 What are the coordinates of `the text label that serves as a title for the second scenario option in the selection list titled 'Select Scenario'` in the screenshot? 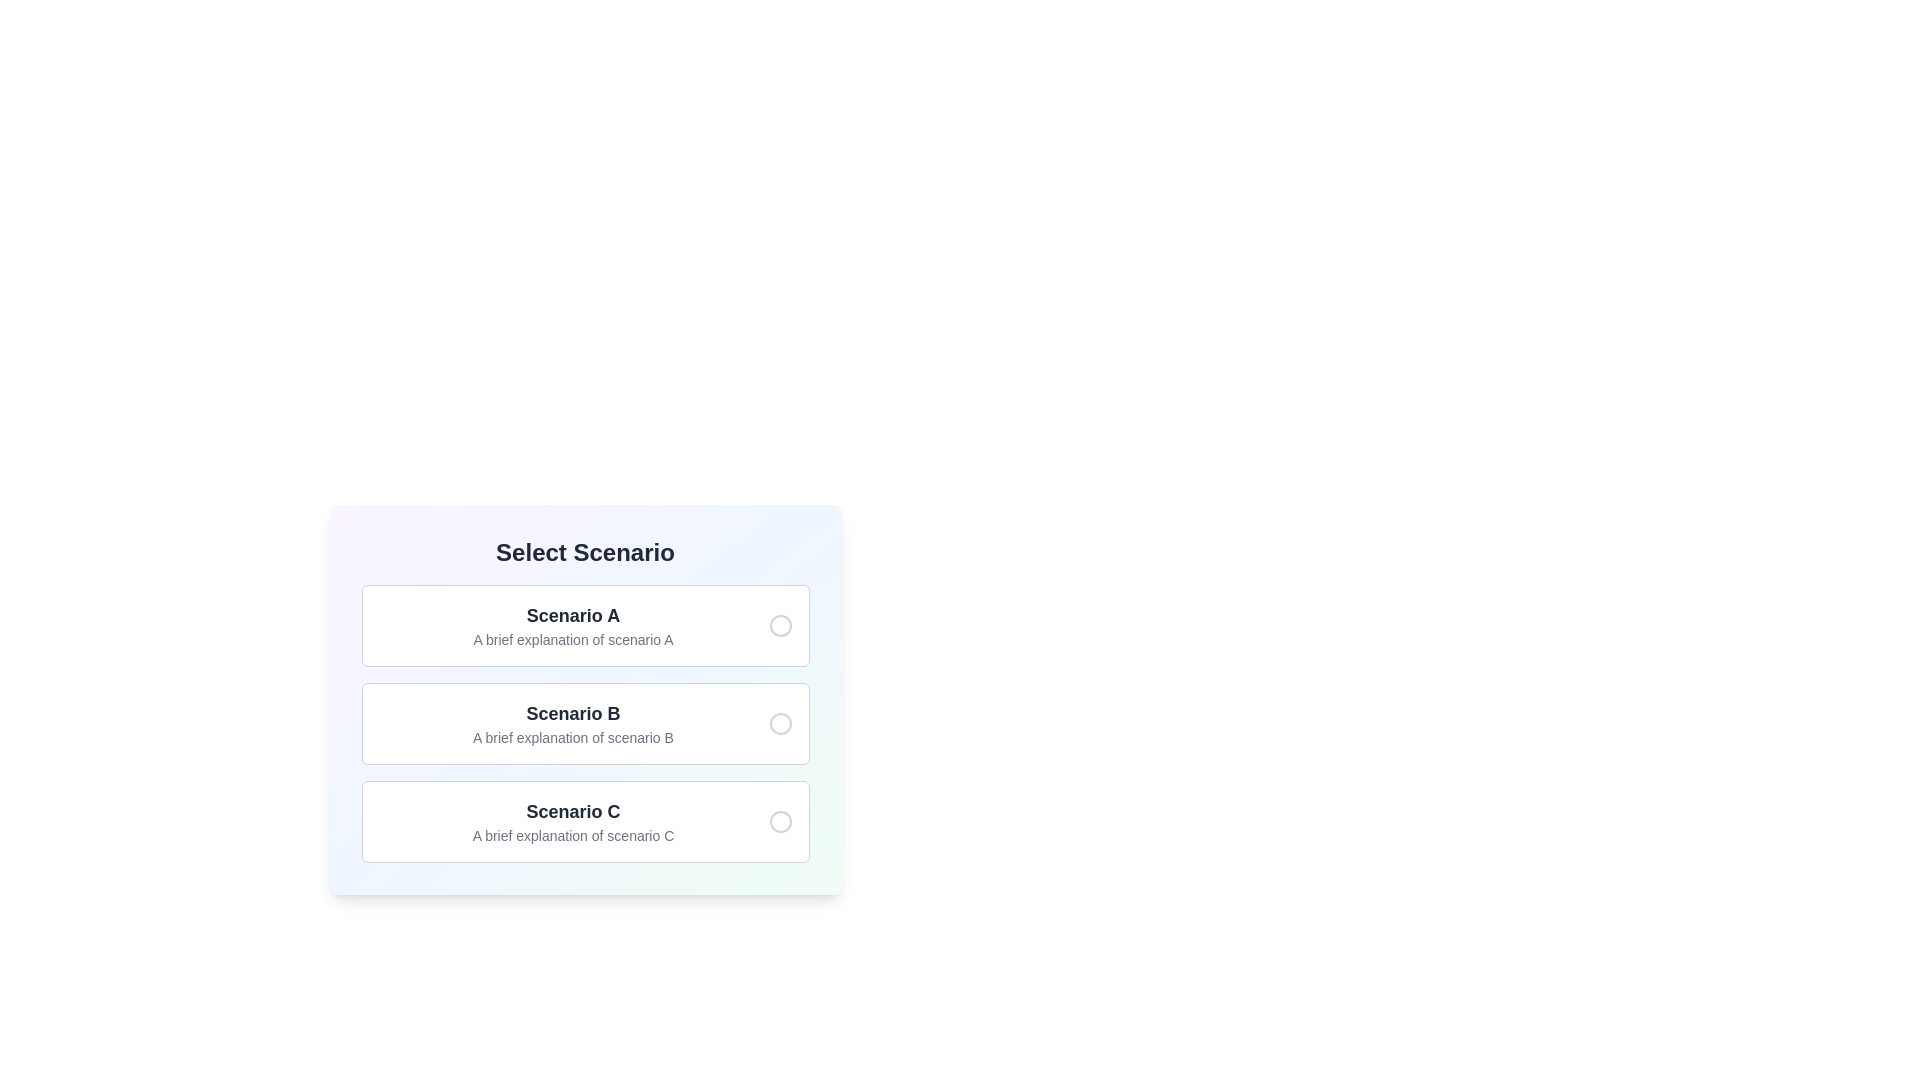 It's located at (572, 712).